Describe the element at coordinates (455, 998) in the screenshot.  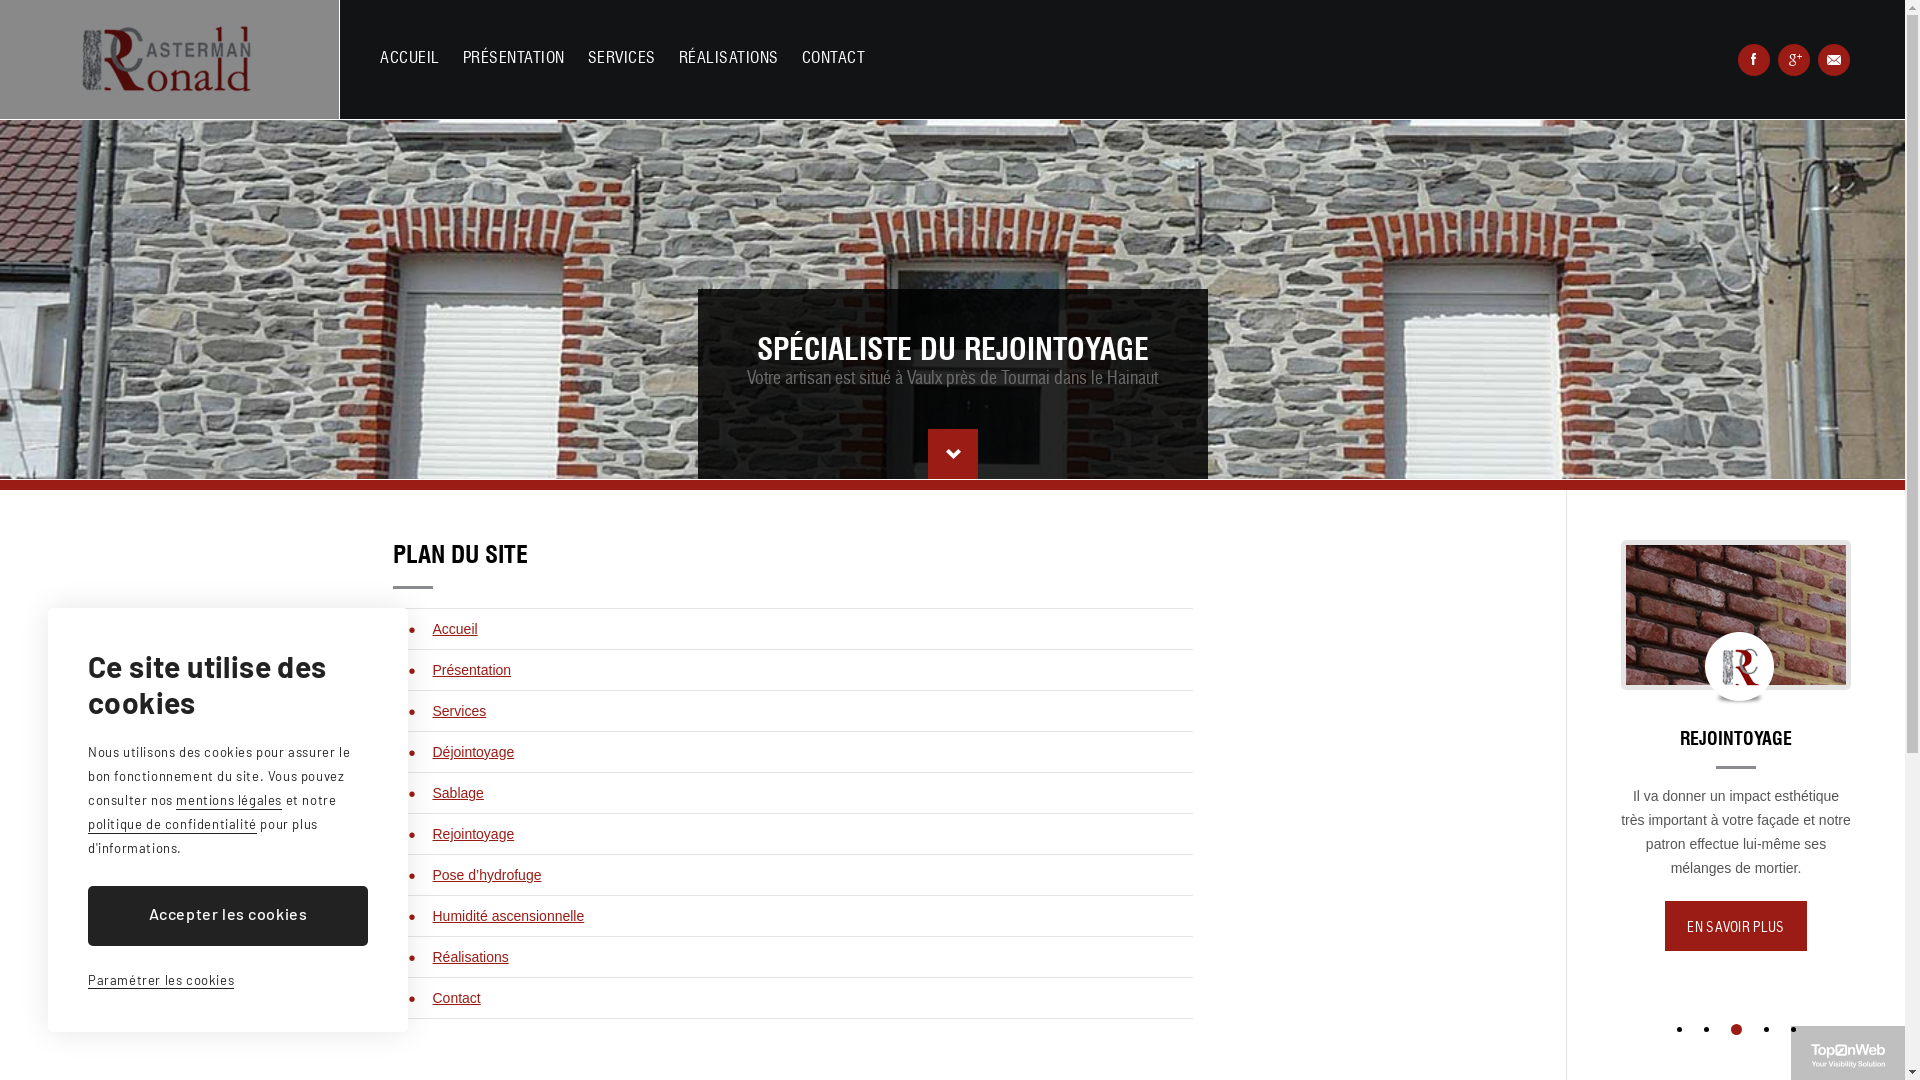
I see `'Contact'` at that location.